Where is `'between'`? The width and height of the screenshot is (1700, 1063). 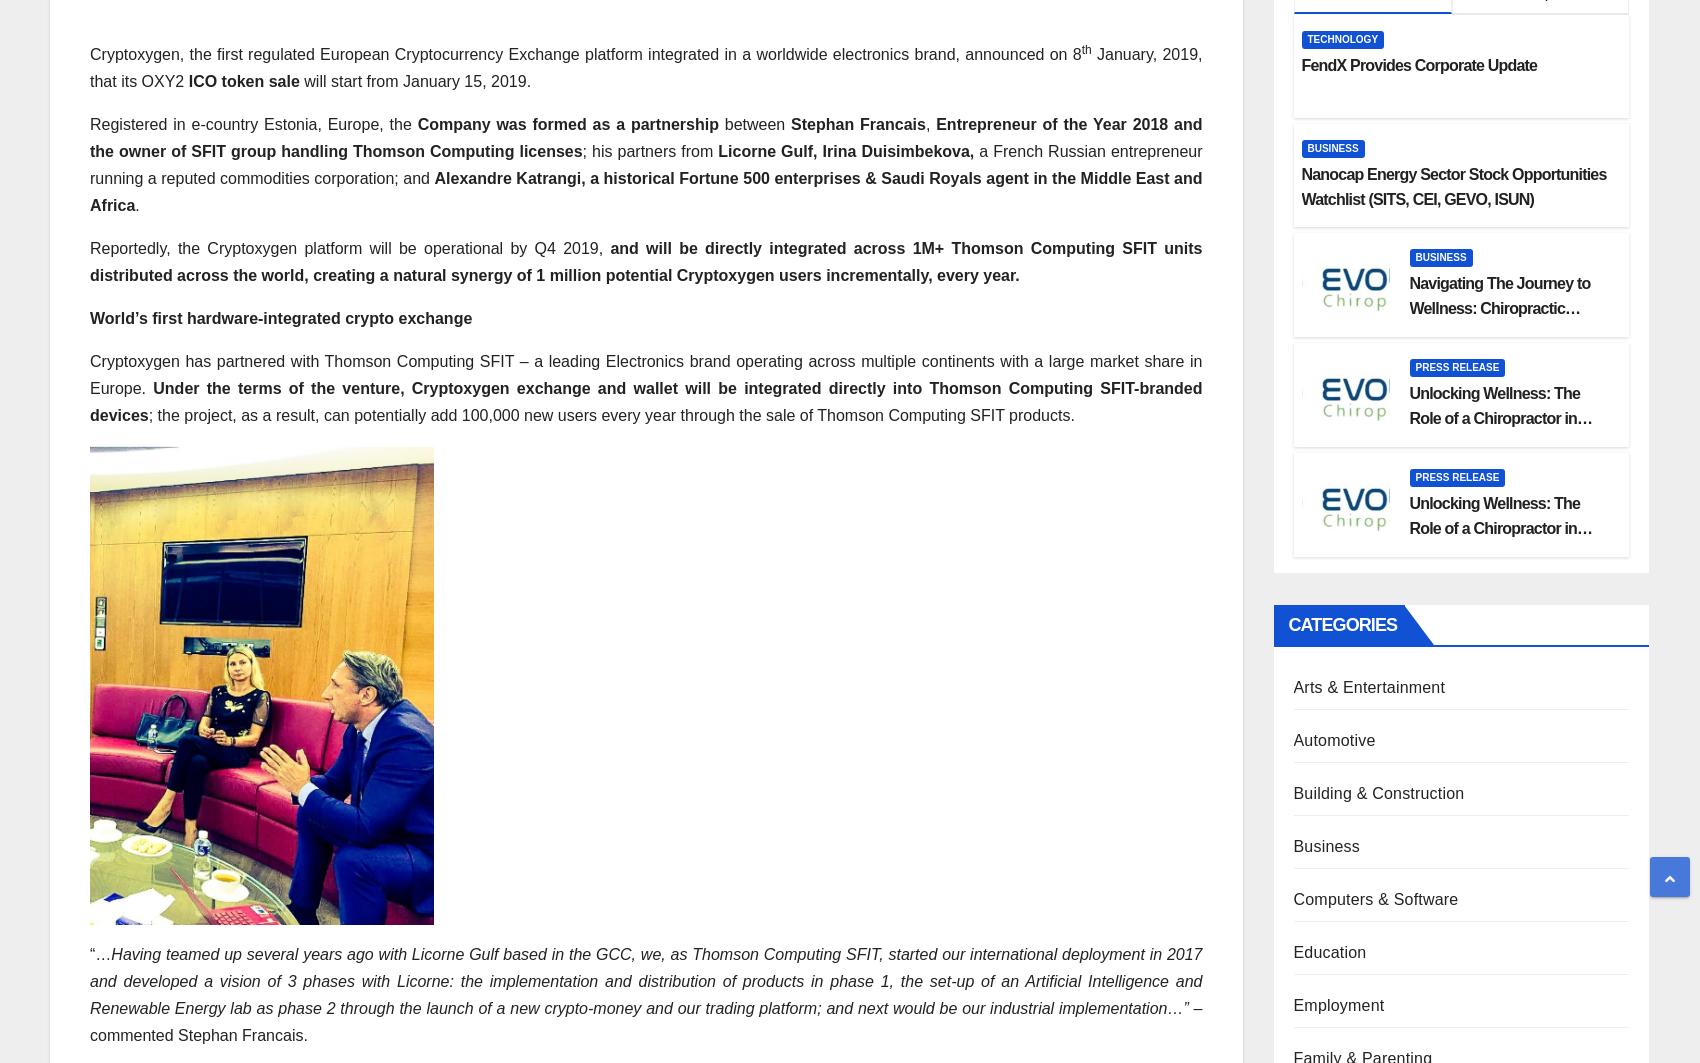 'between' is located at coordinates (753, 123).